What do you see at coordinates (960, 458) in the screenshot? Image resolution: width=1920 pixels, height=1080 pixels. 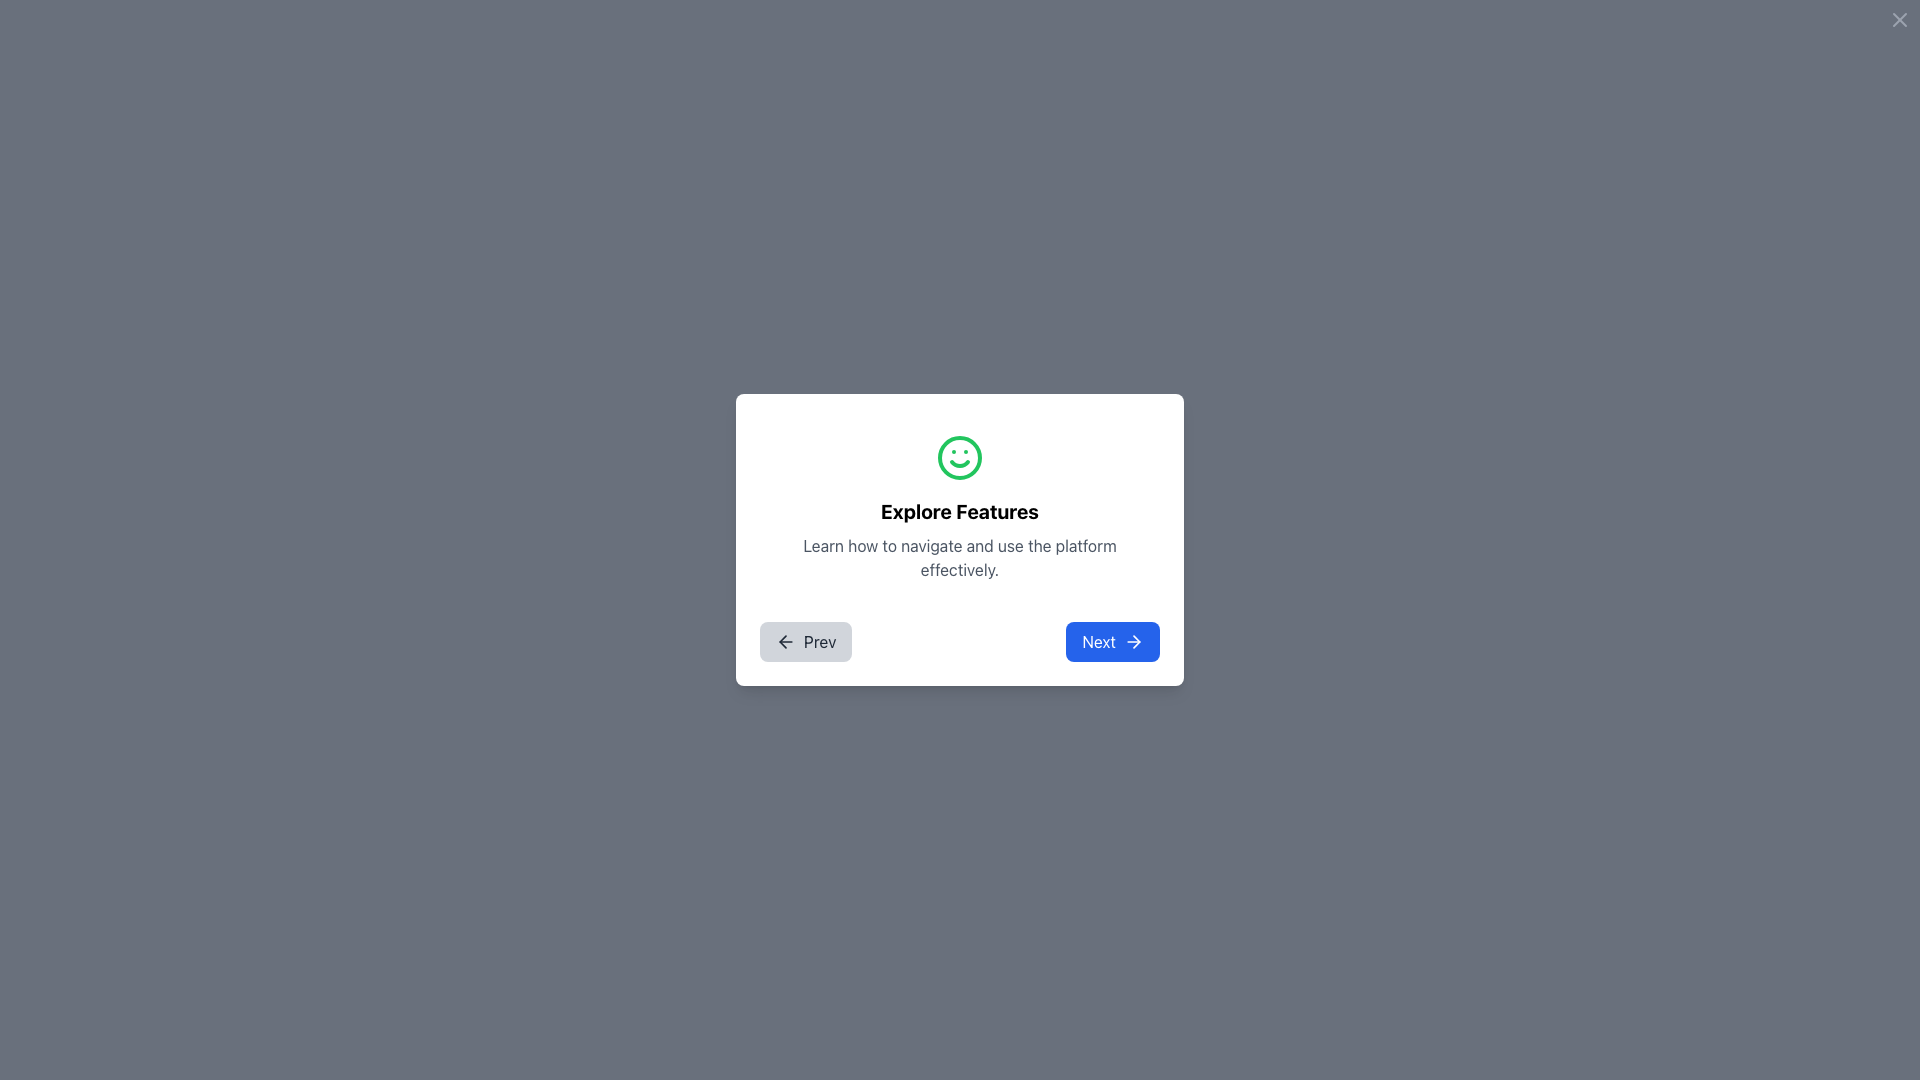 I see `the central circle of the smiley icon located at the top of the dialog box, above the text 'Explore Features'` at bounding box center [960, 458].